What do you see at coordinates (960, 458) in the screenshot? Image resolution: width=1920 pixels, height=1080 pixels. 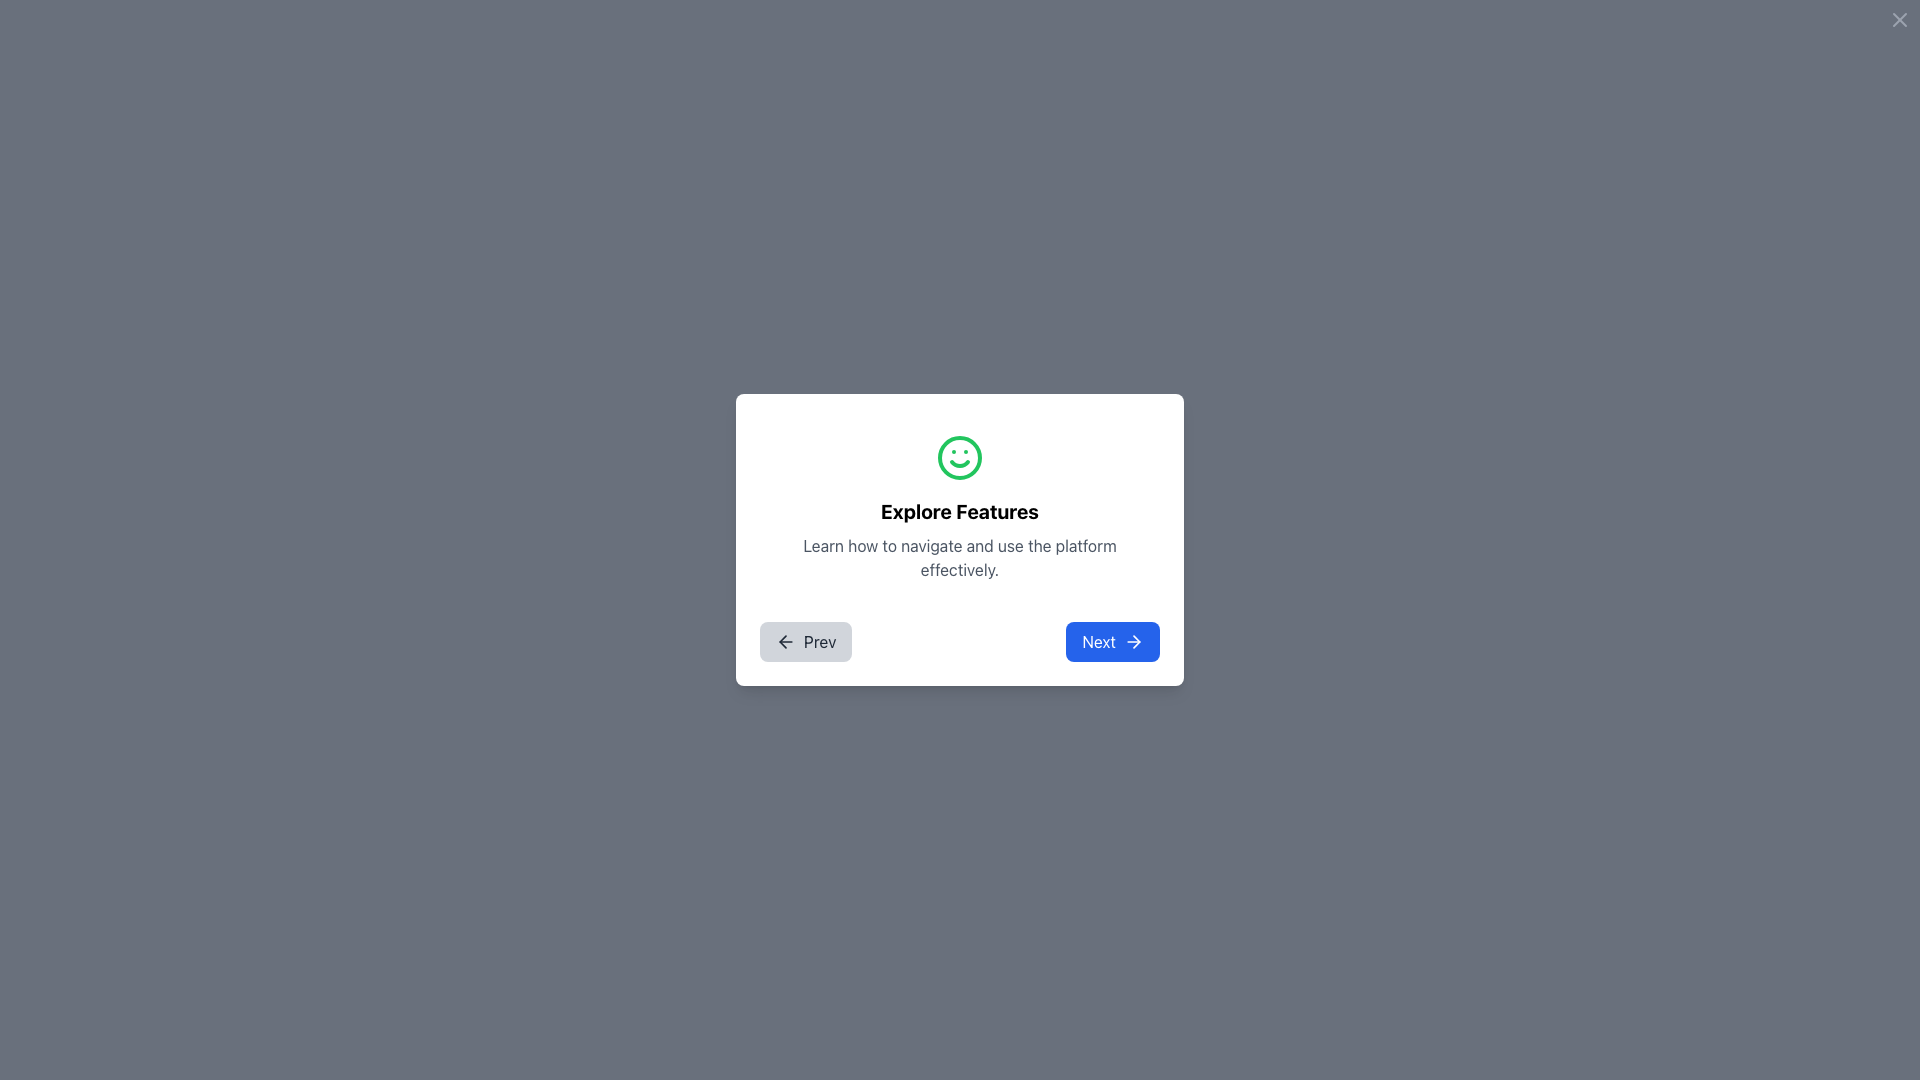 I see `the central circle of the smiley icon located at the top of the dialog box, above the text 'Explore Features'` at bounding box center [960, 458].